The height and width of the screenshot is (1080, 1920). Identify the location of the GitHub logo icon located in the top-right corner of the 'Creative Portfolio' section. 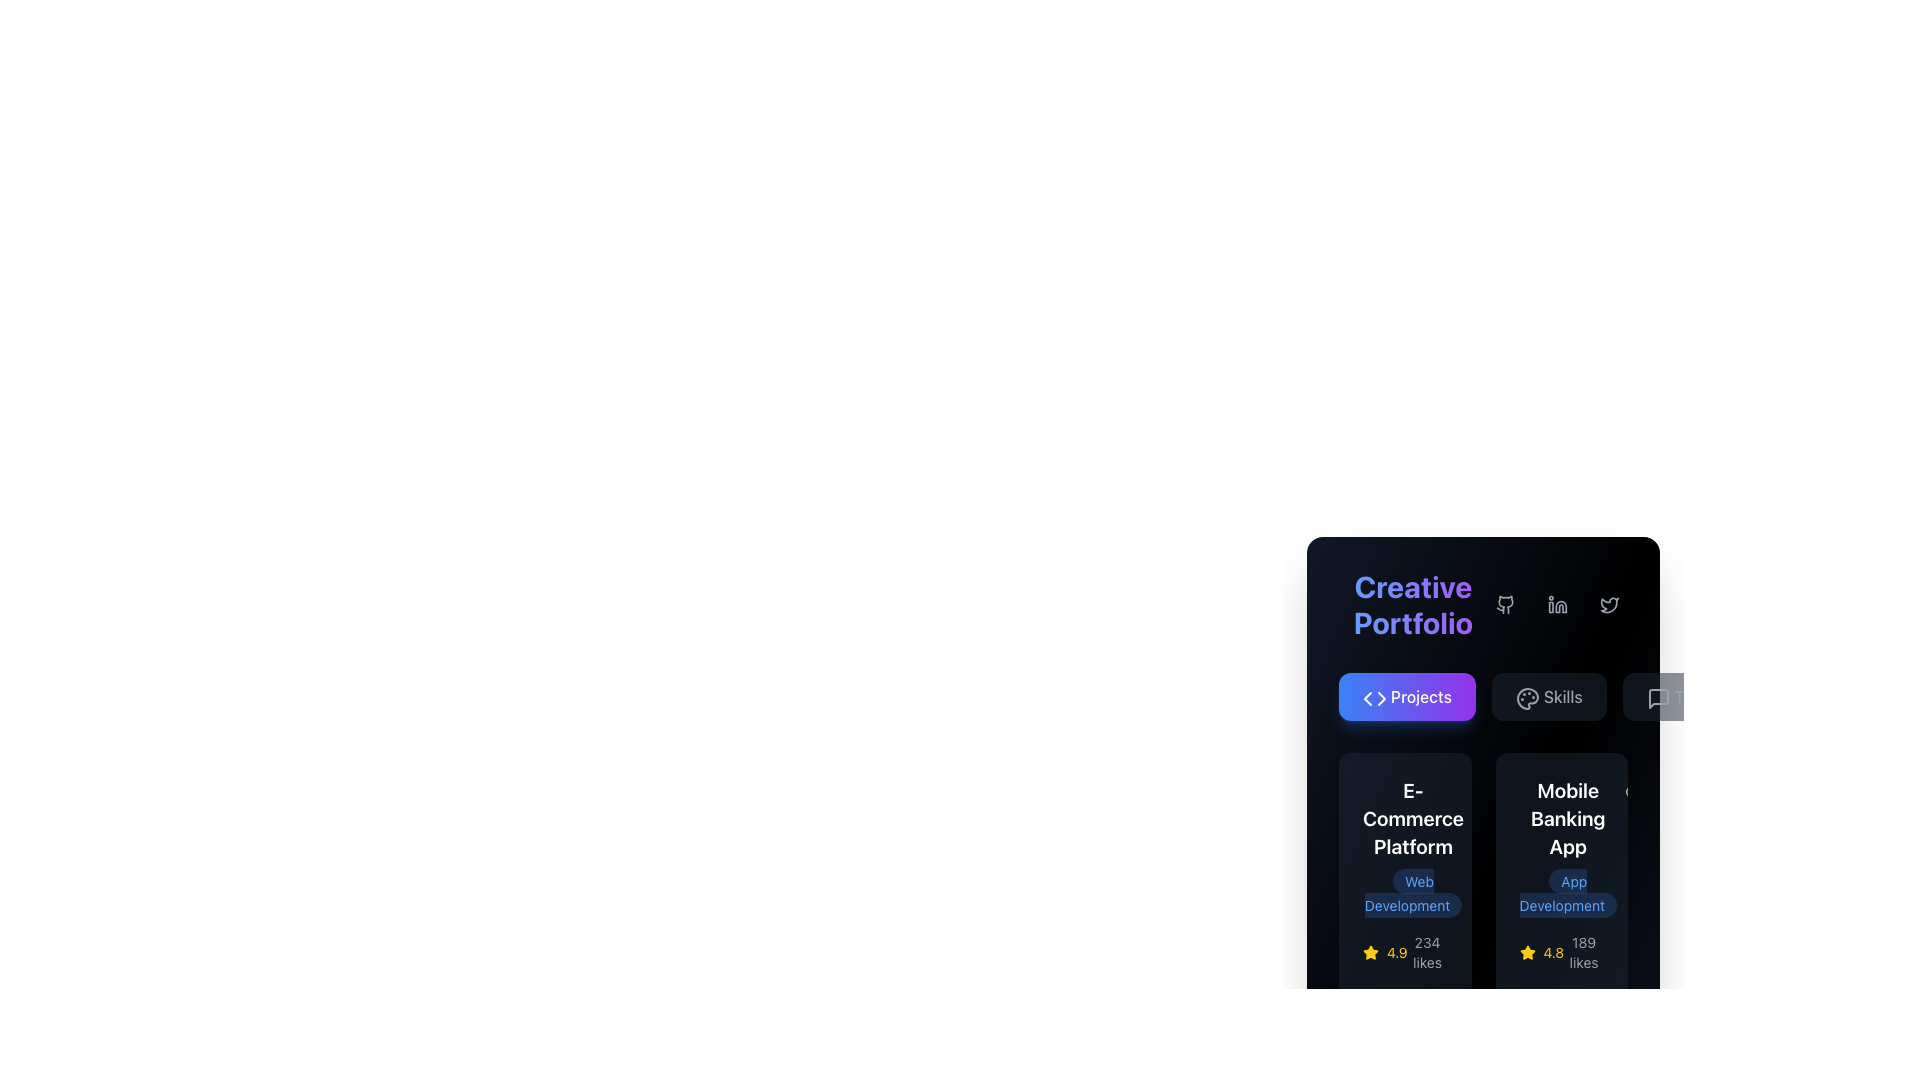
(1505, 604).